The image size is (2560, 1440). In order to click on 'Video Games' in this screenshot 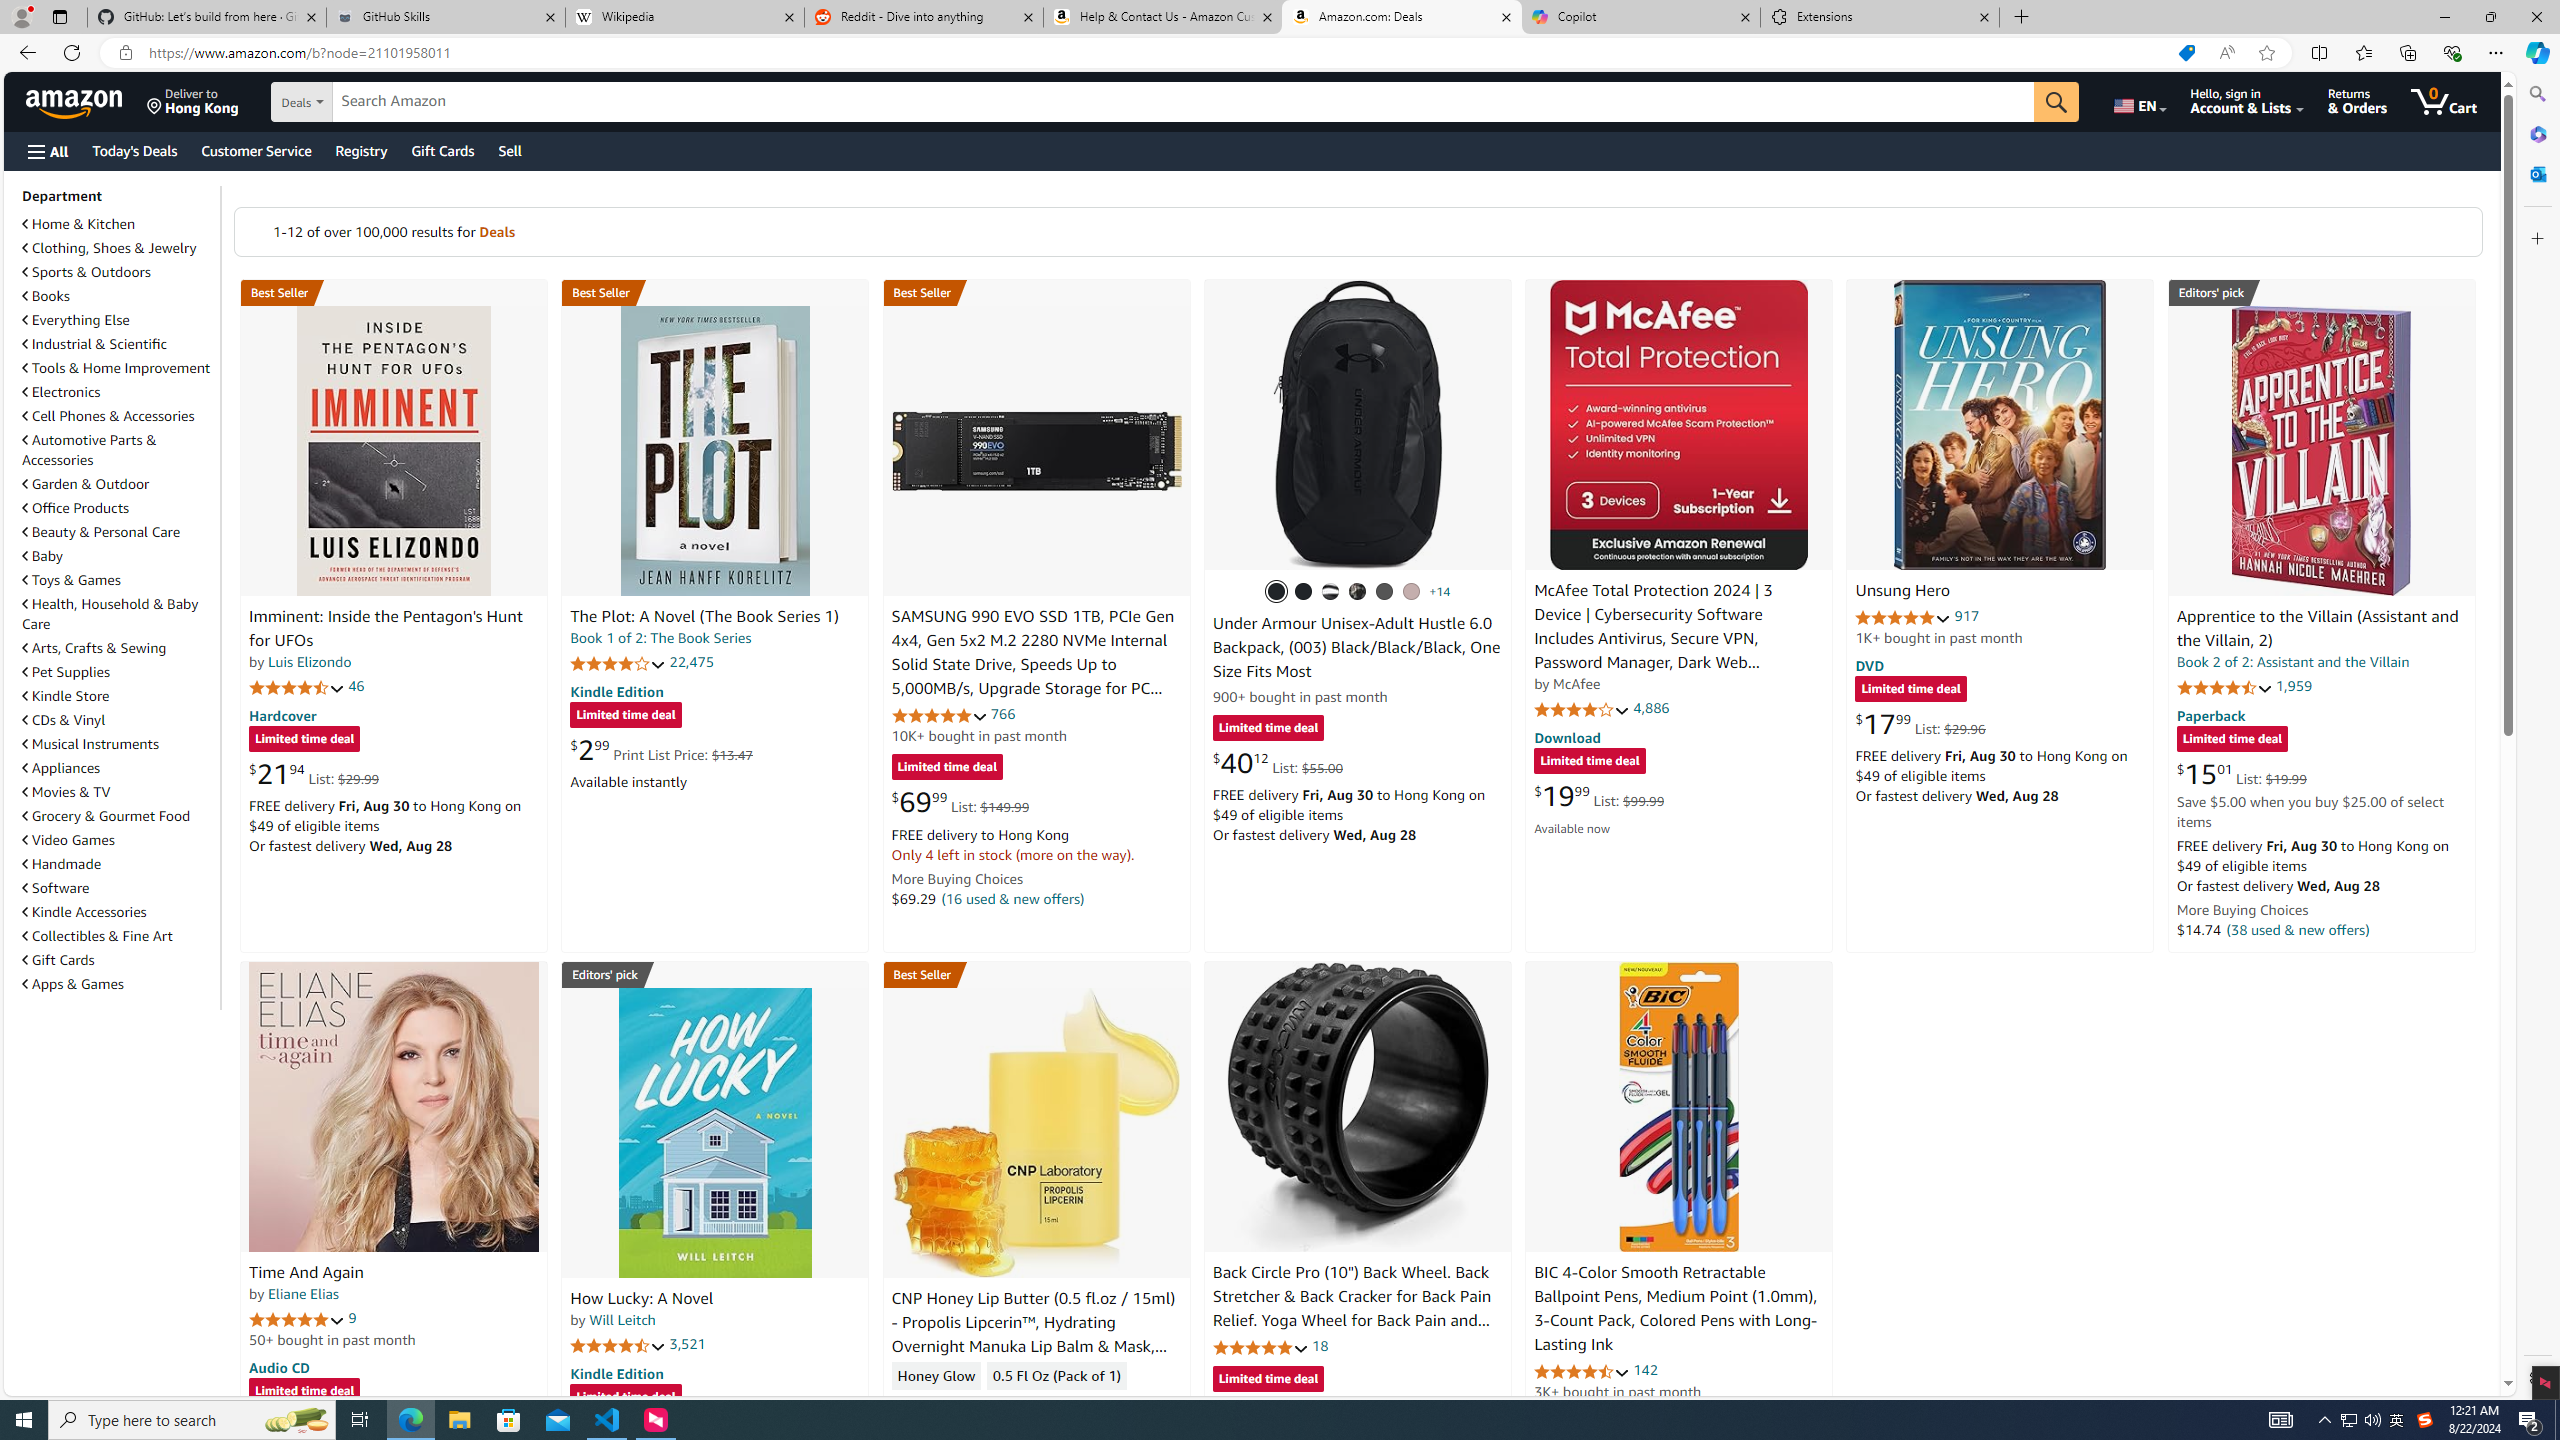, I will do `click(69, 839)`.